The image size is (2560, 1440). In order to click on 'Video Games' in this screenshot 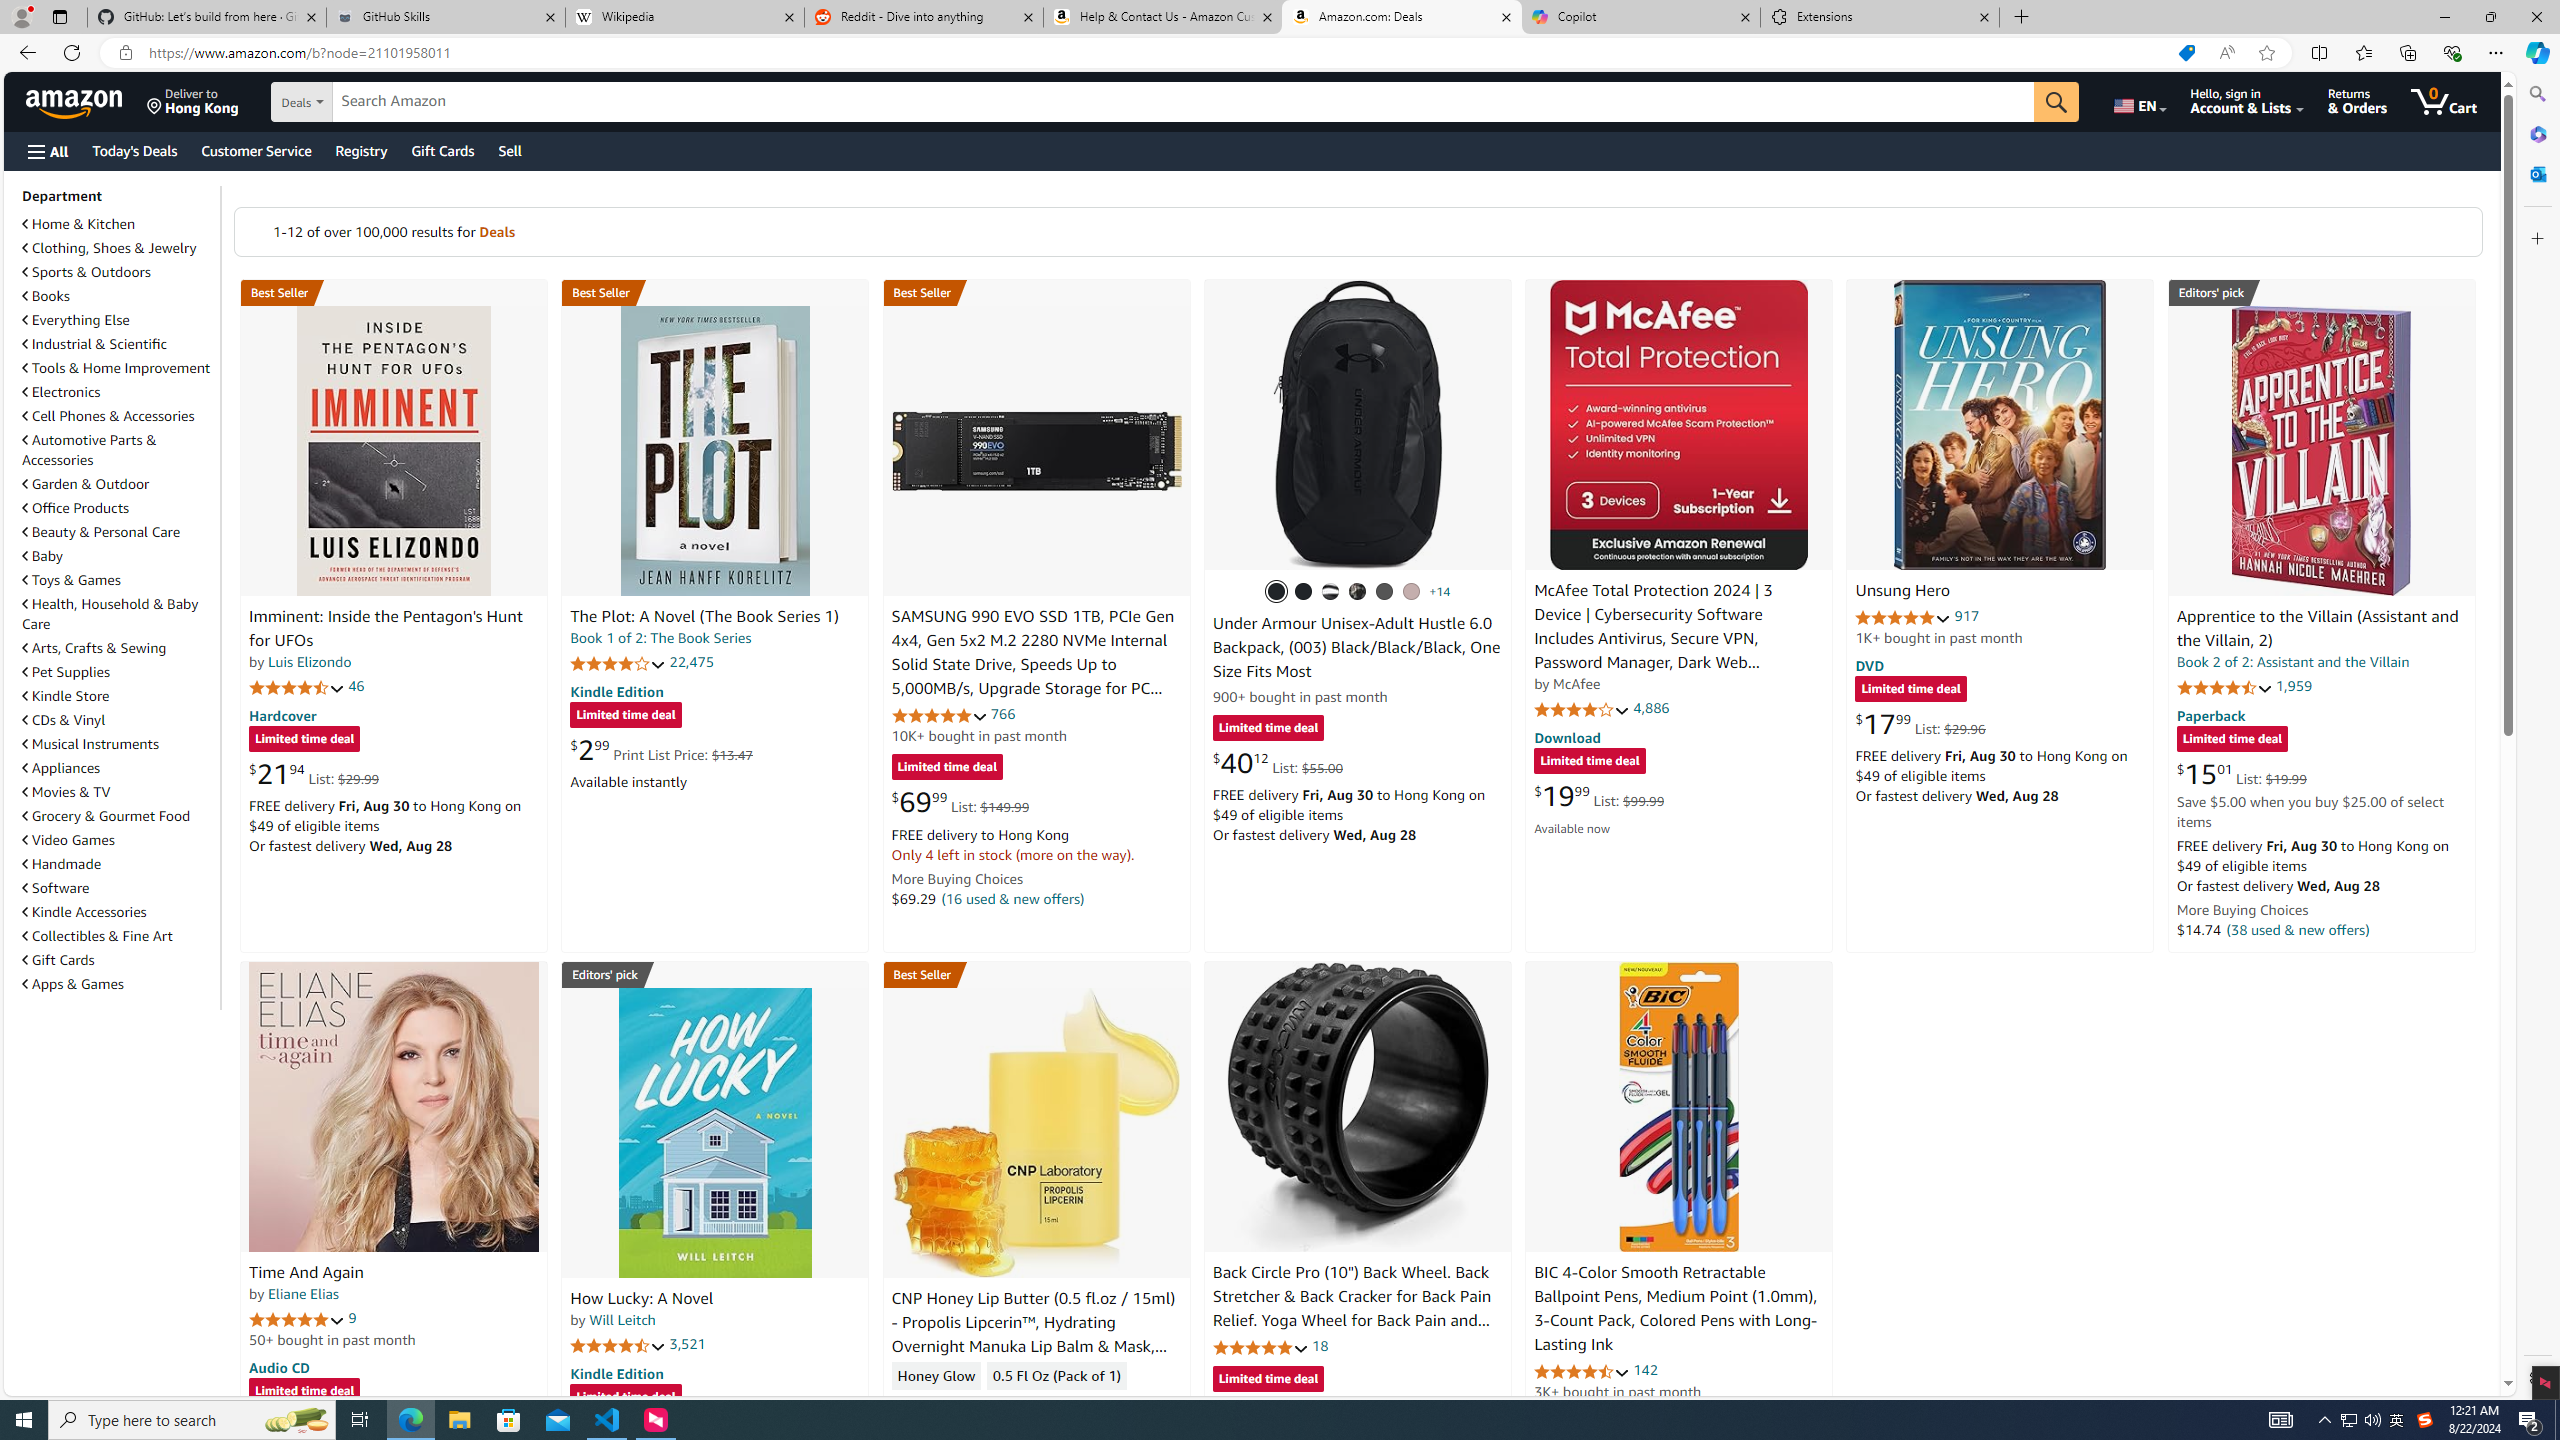, I will do `click(69, 839)`.